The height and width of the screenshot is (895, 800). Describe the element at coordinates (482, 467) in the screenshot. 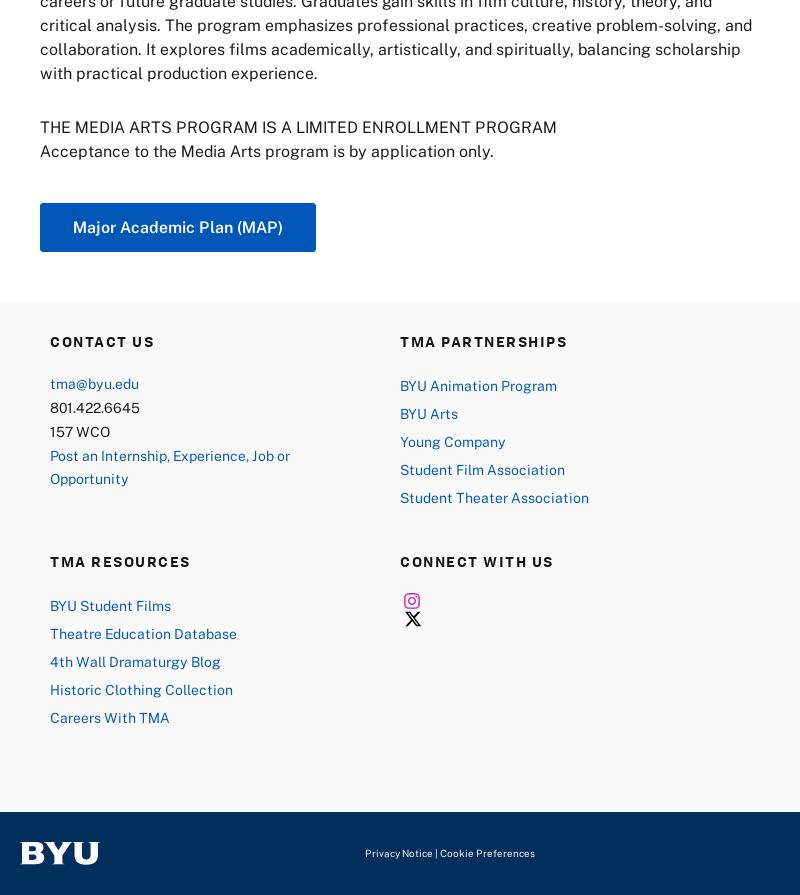

I see `'Student Film Association'` at that location.